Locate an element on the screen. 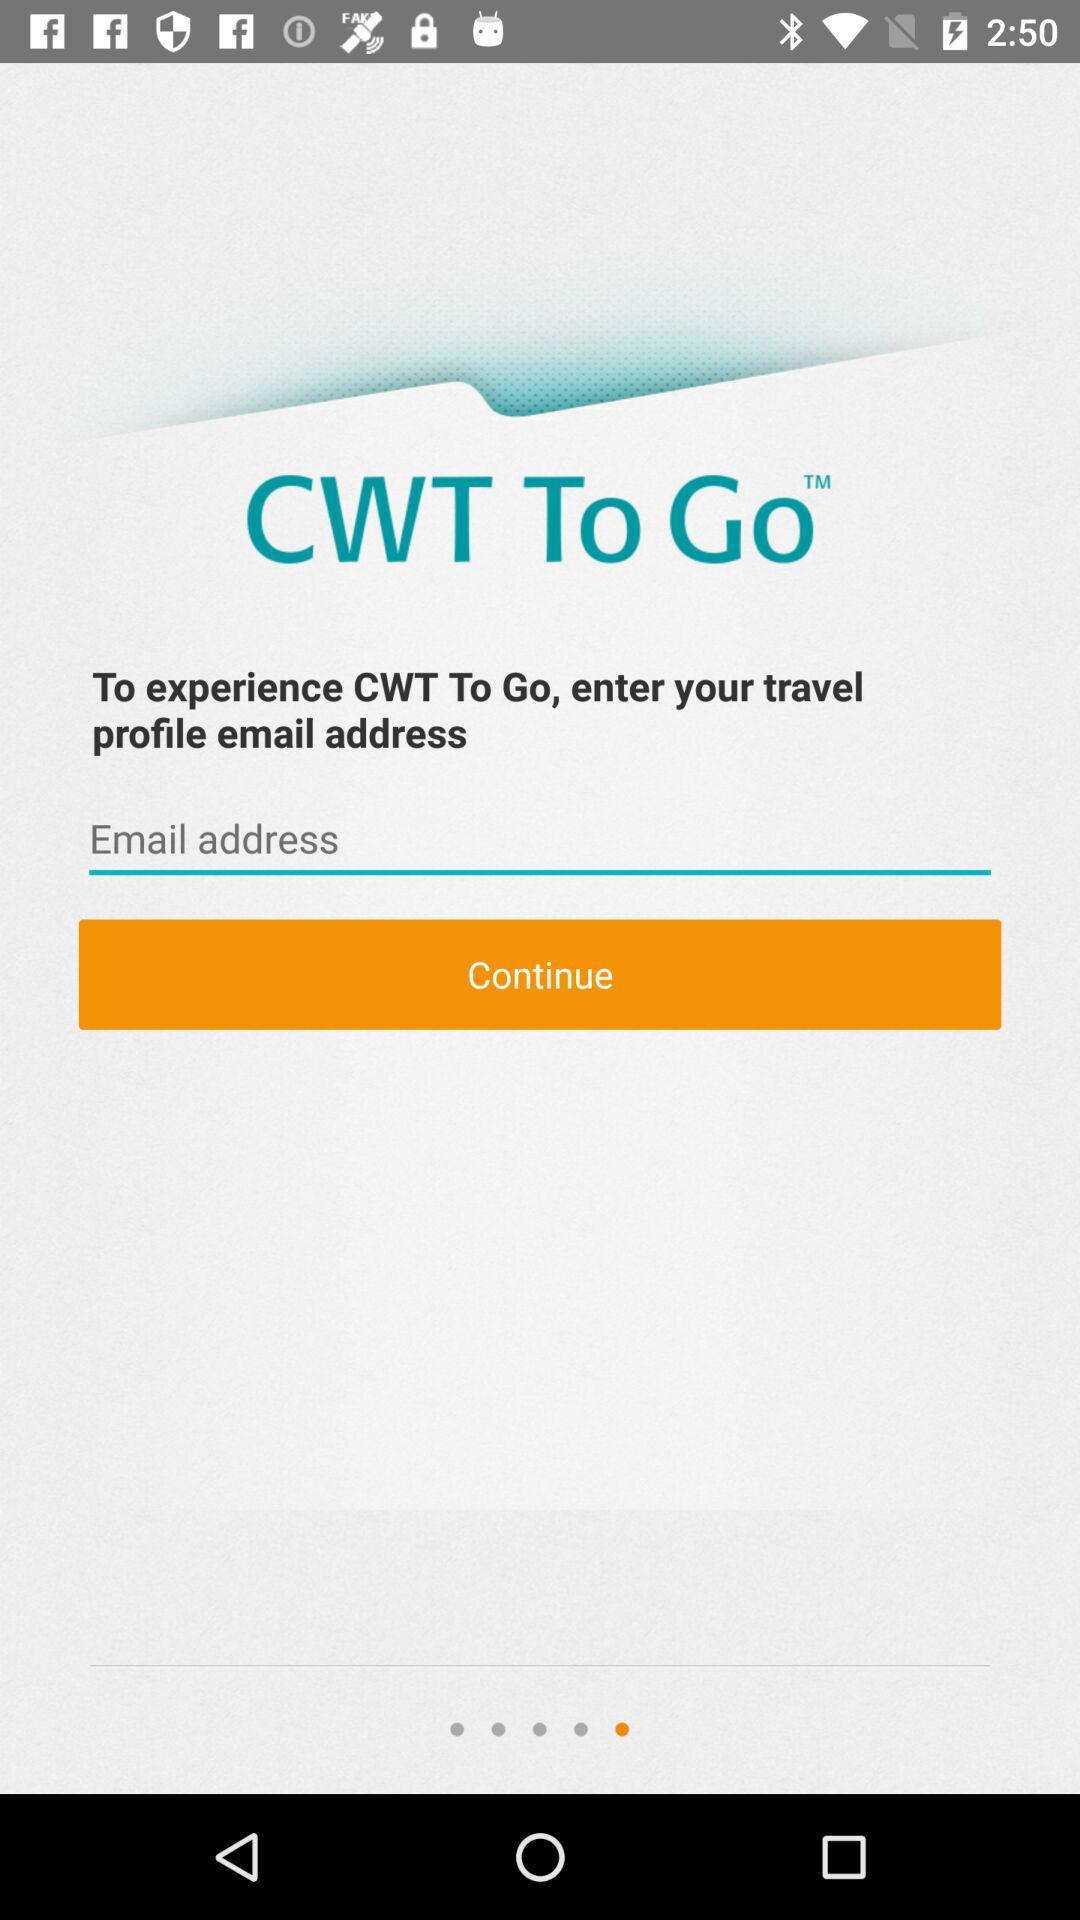  continue item is located at coordinates (540, 974).